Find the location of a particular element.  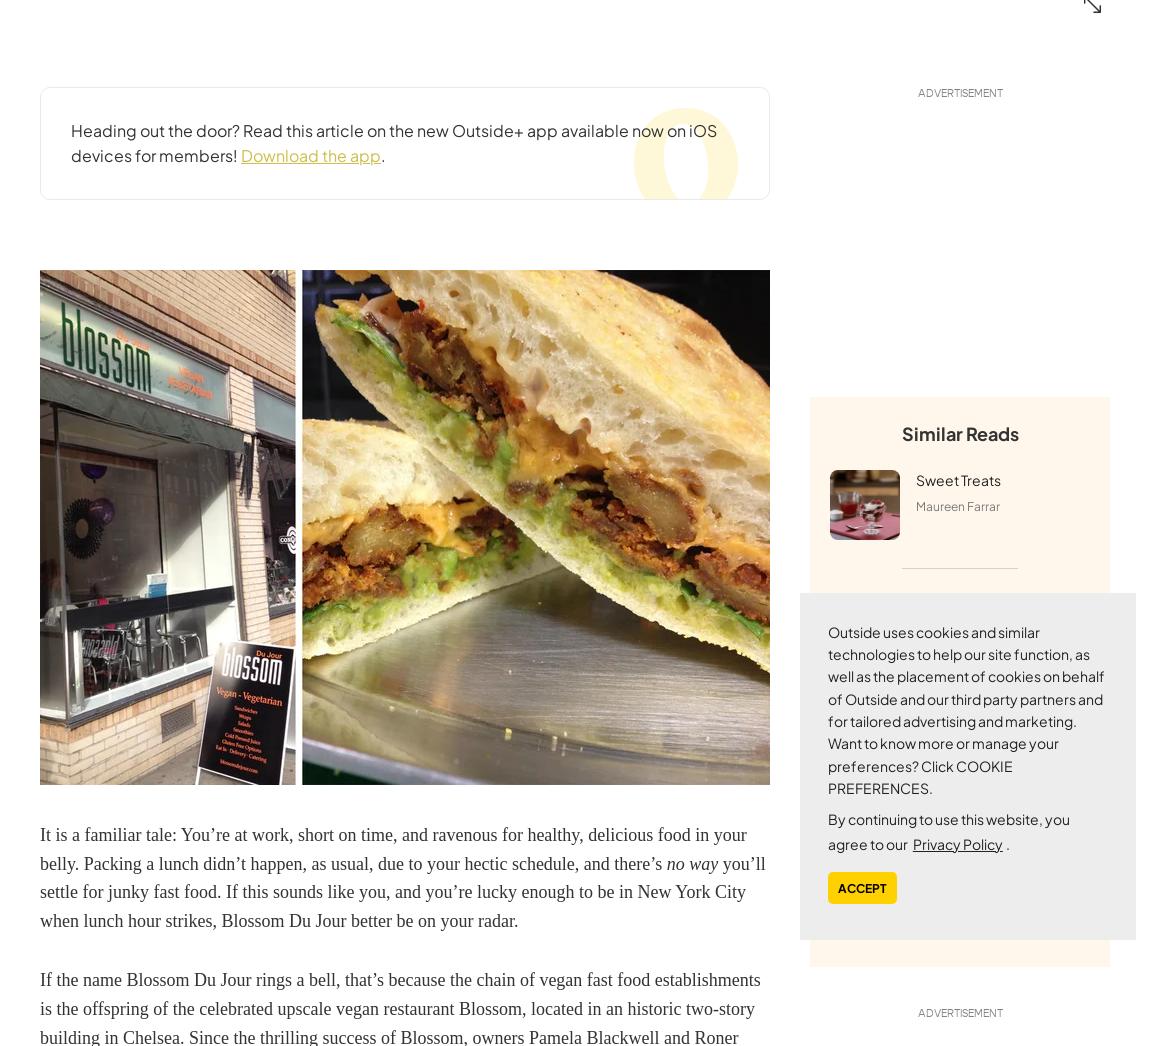

'Outside uses cookies and similar technologies to help our site function, as well as the placement of cookies on behalf of Outside and our third party partners and for tailored advertising and marketing. Want to know more or manage your preferences? Click COOKIE PREFERENCES.' is located at coordinates (966, 709).